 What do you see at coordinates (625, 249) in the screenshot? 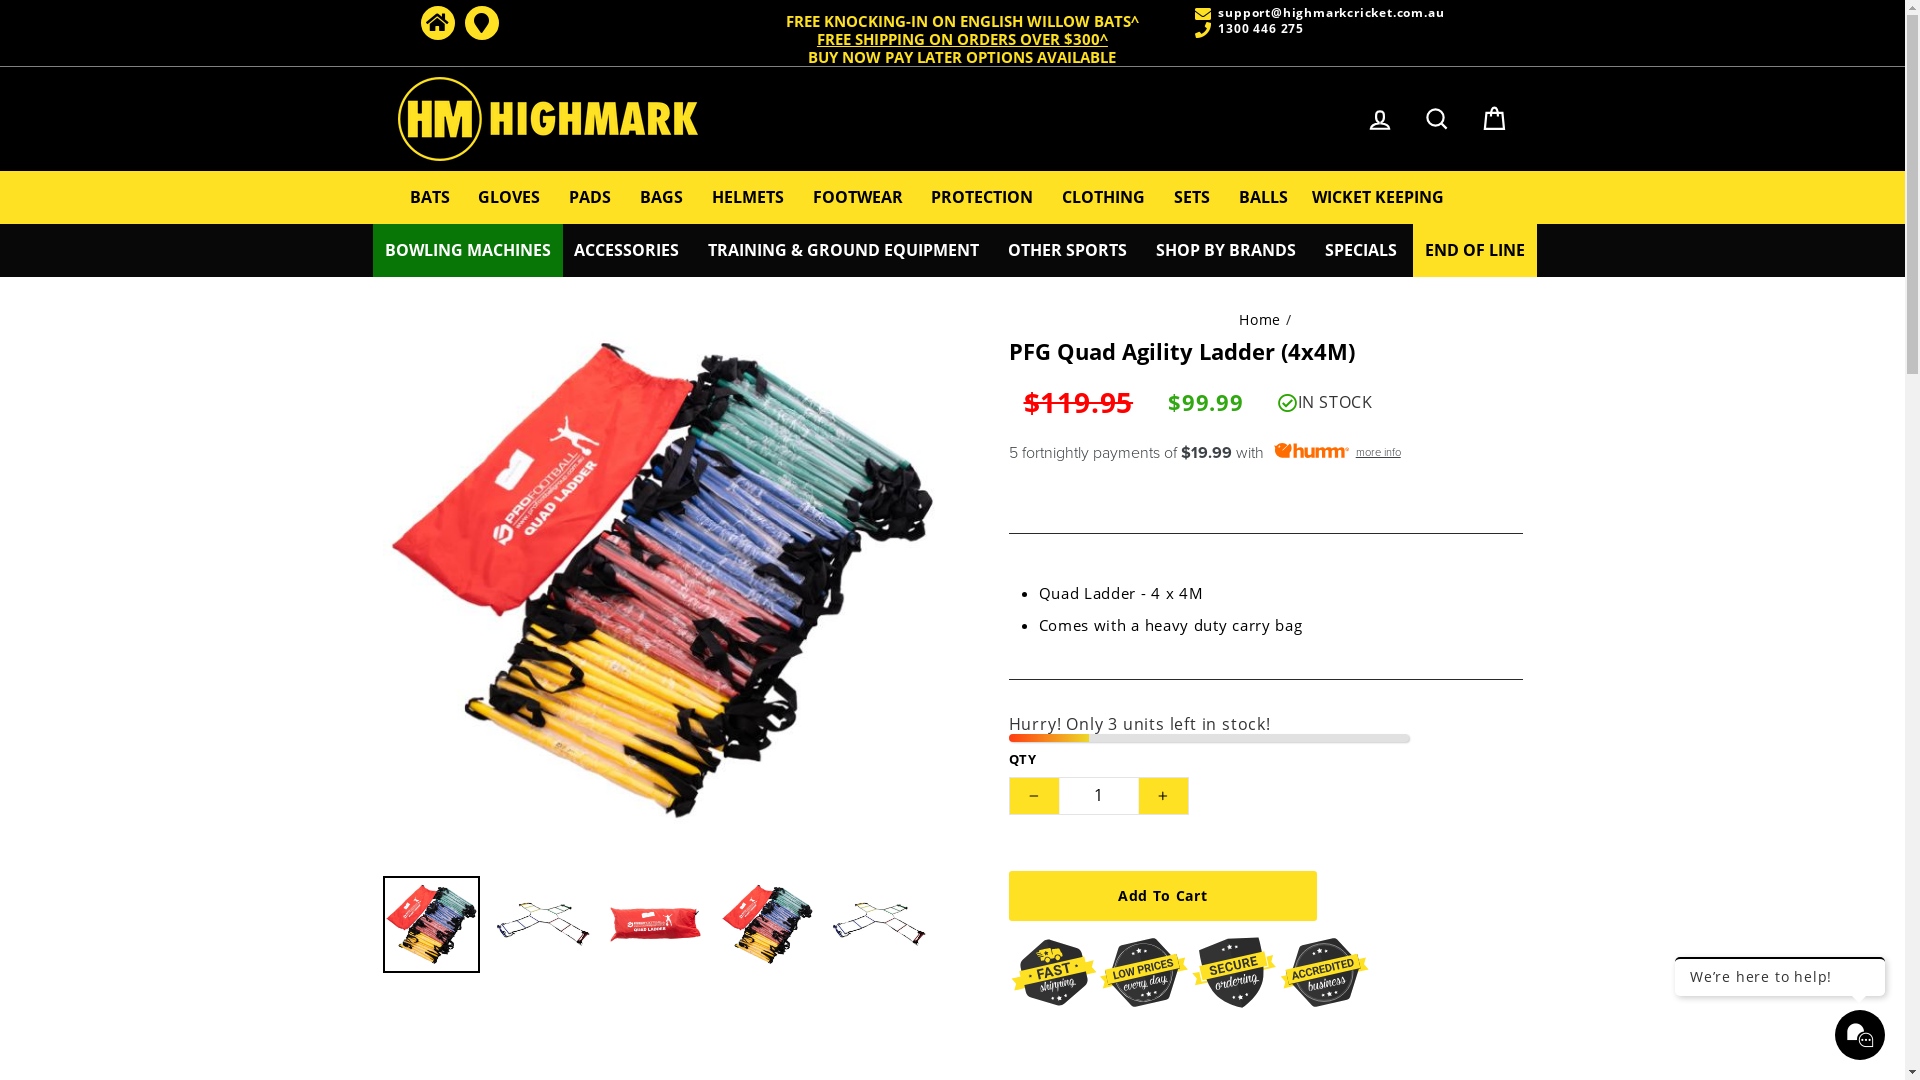
I see `'ACCESSORIES'` at bounding box center [625, 249].